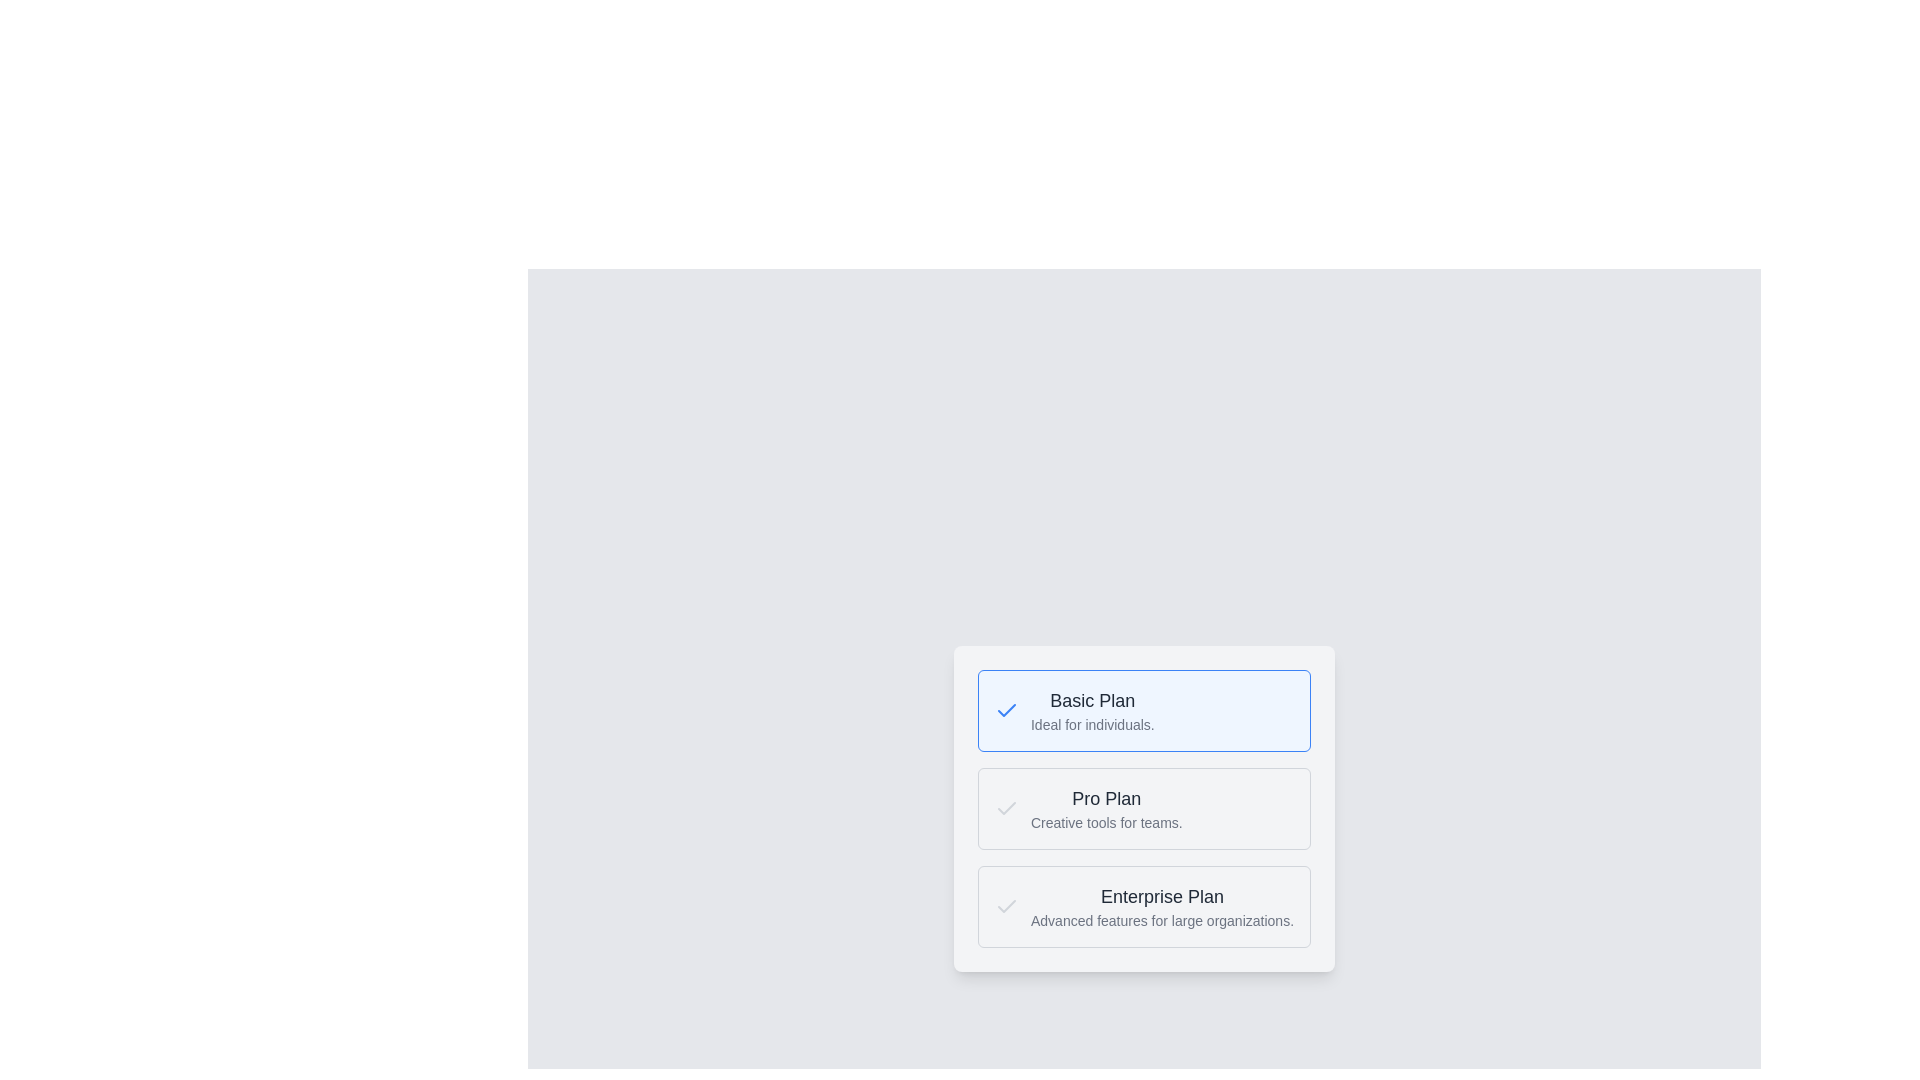  Describe the element at coordinates (1144, 808) in the screenshot. I see `the 'Pro Plan' selectable card` at that location.